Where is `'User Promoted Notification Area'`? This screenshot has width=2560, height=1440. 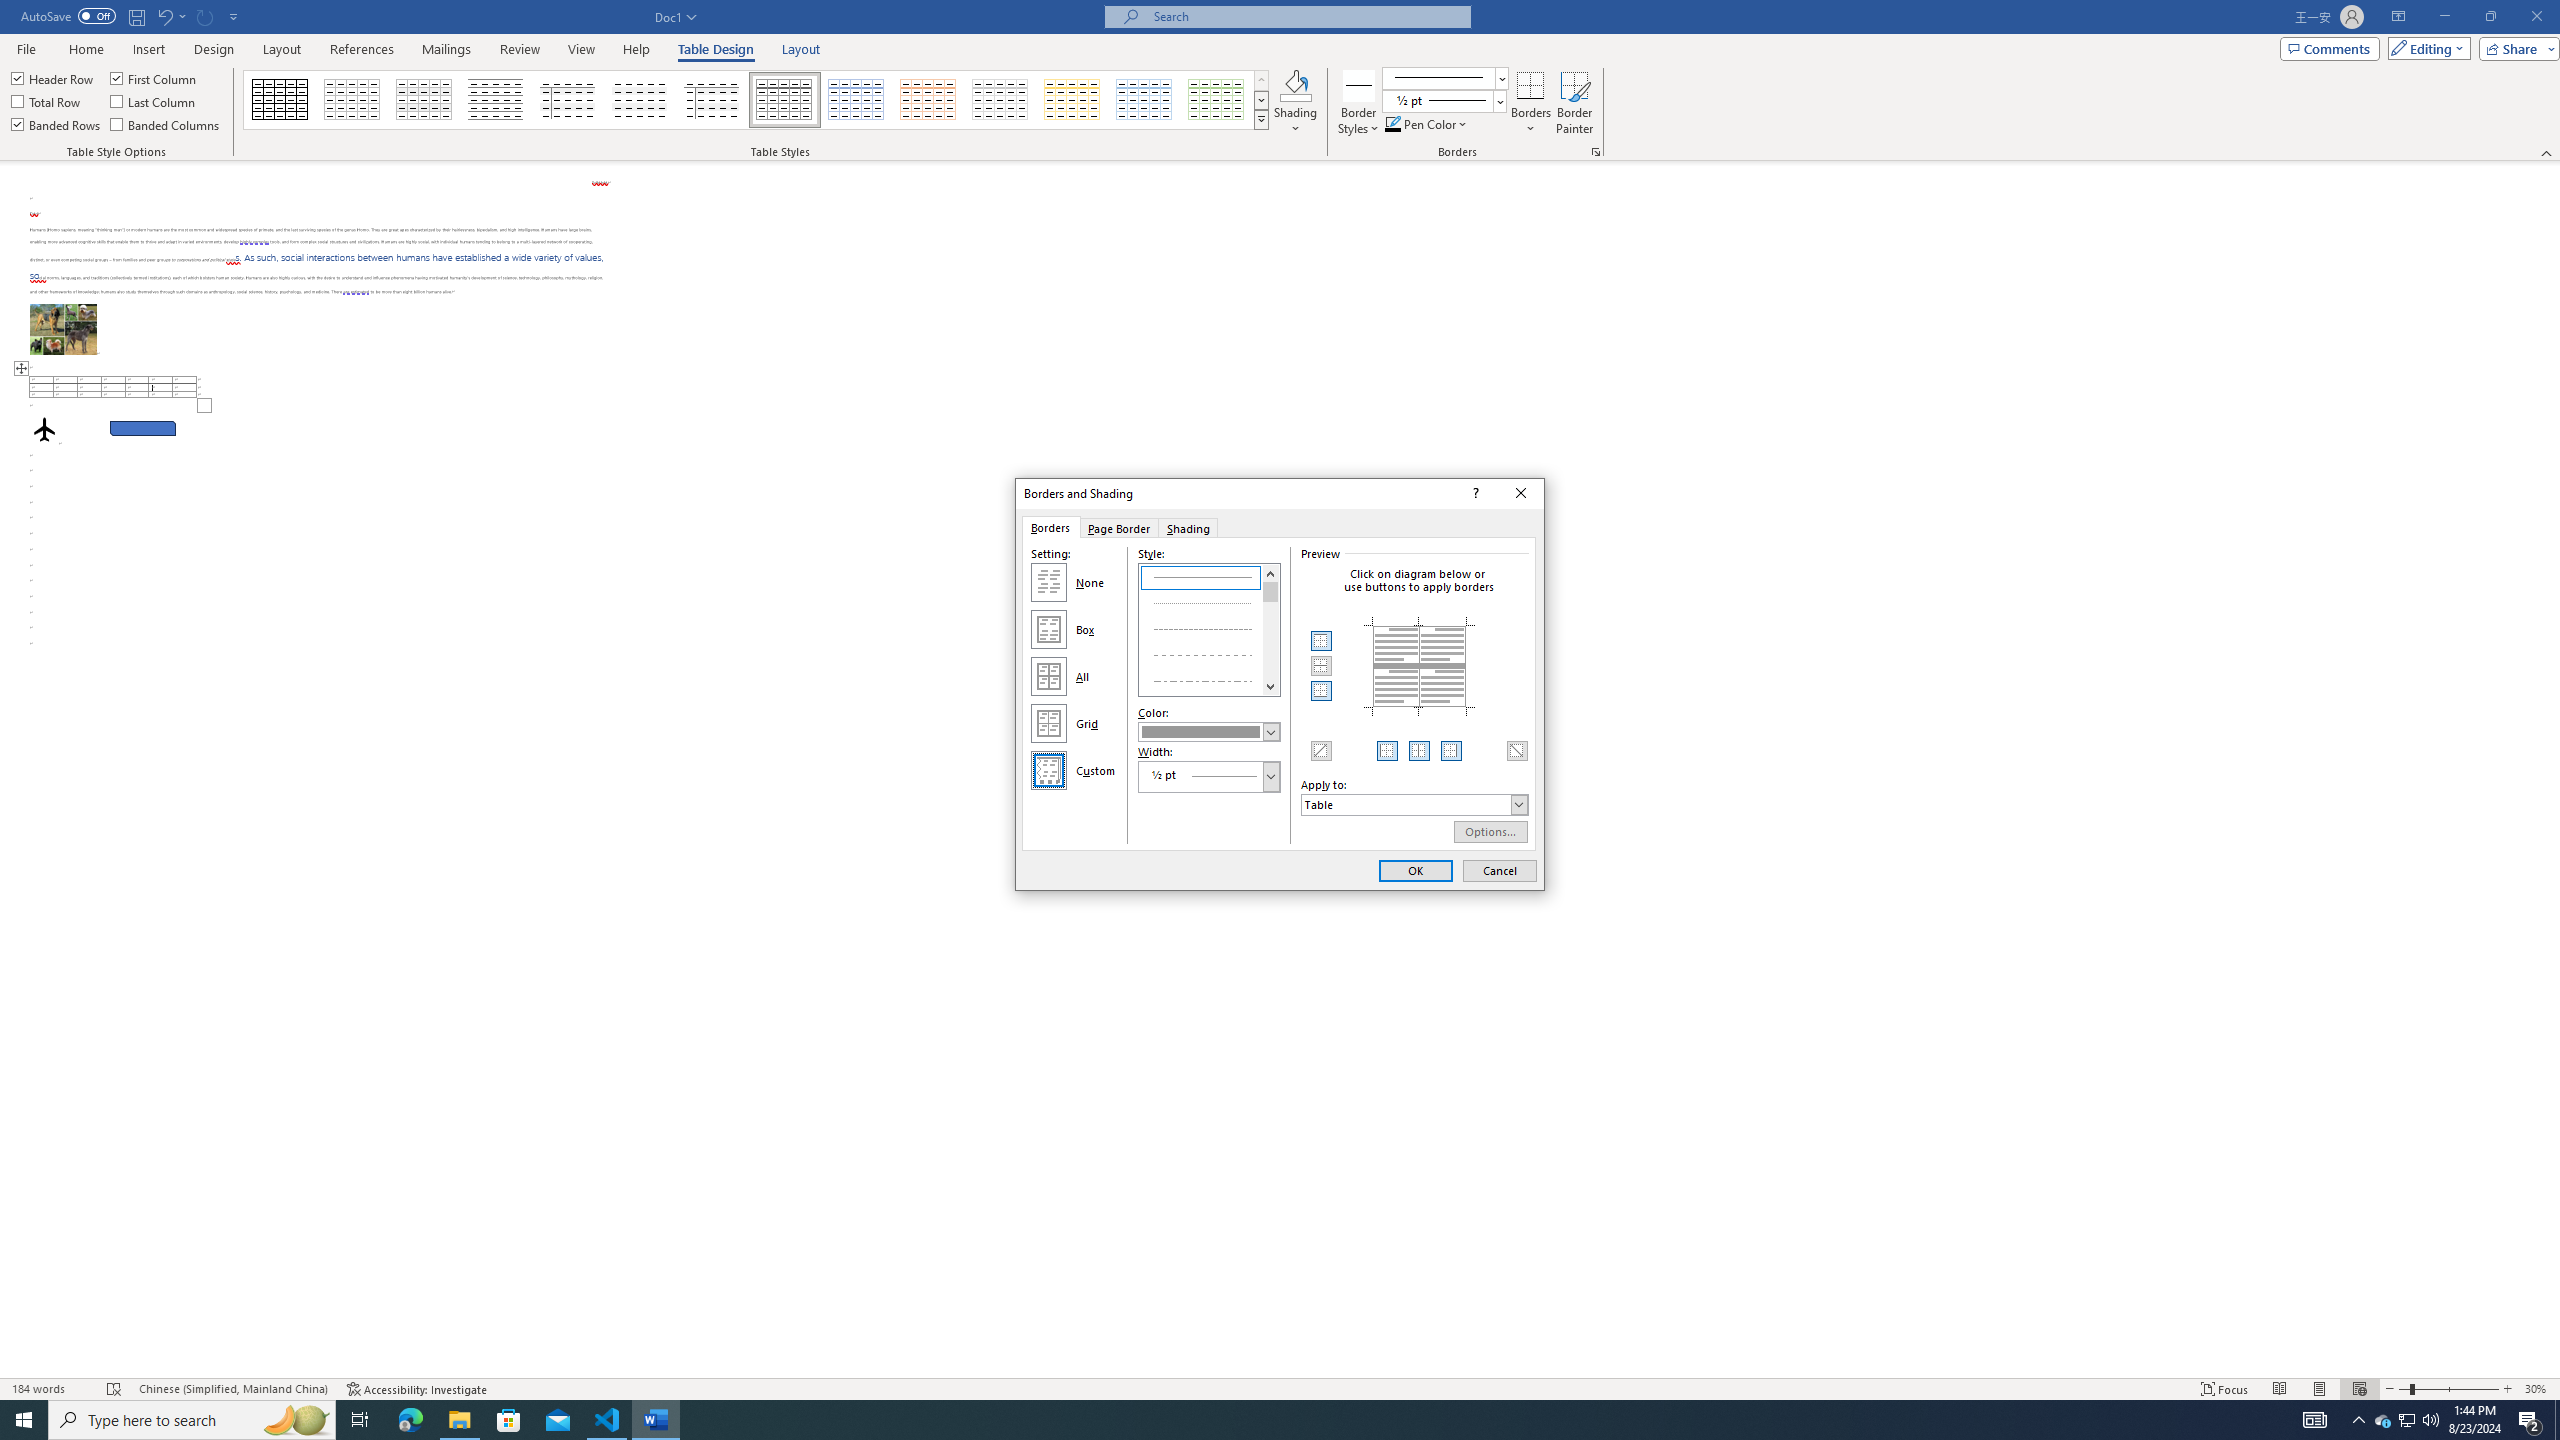 'User Promoted Notification Area' is located at coordinates (2405, 1418).